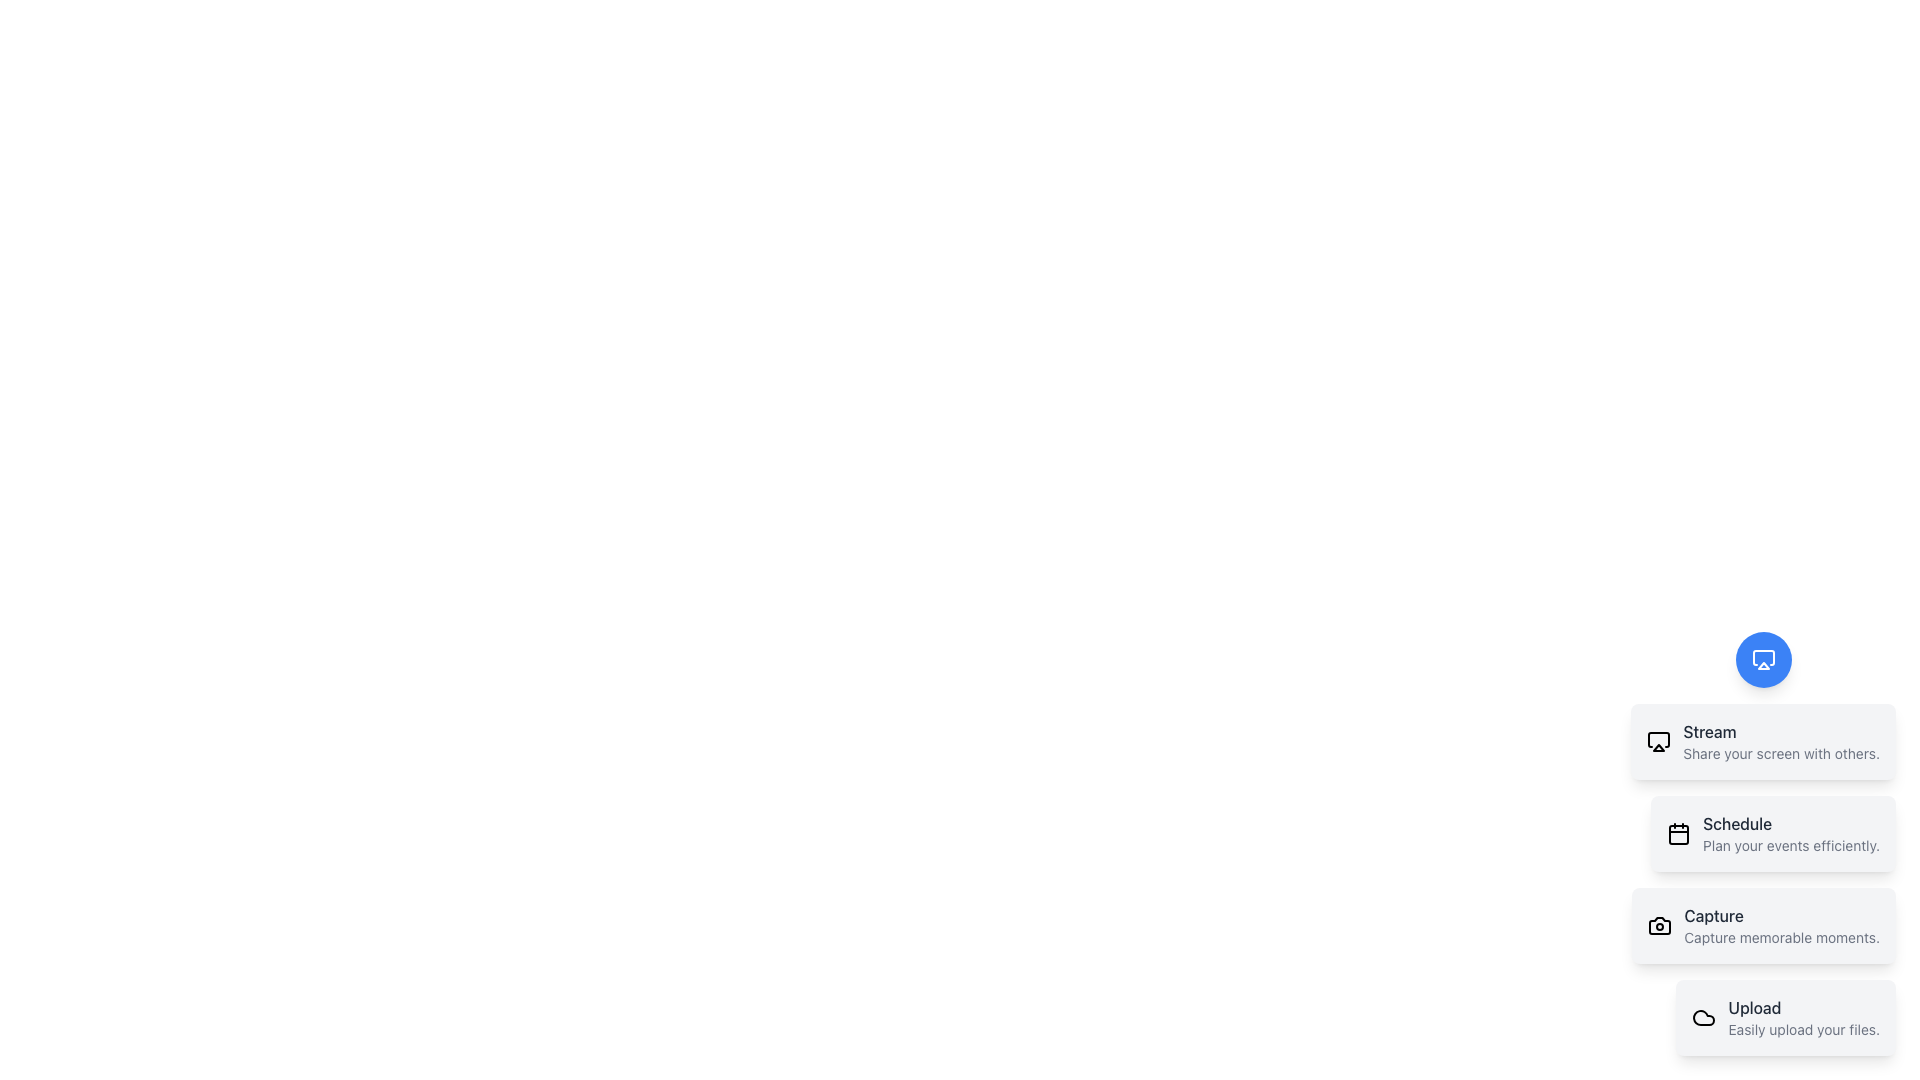 This screenshot has height=1080, width=1920. What do you see at coordinates (1660, 925) in the screenshot?
I see `the 'Capture' icon, which represents the functionality of capturing or taking photos, located within the third card on the right-hand side of the interface` at bounding box center [1660, 925].